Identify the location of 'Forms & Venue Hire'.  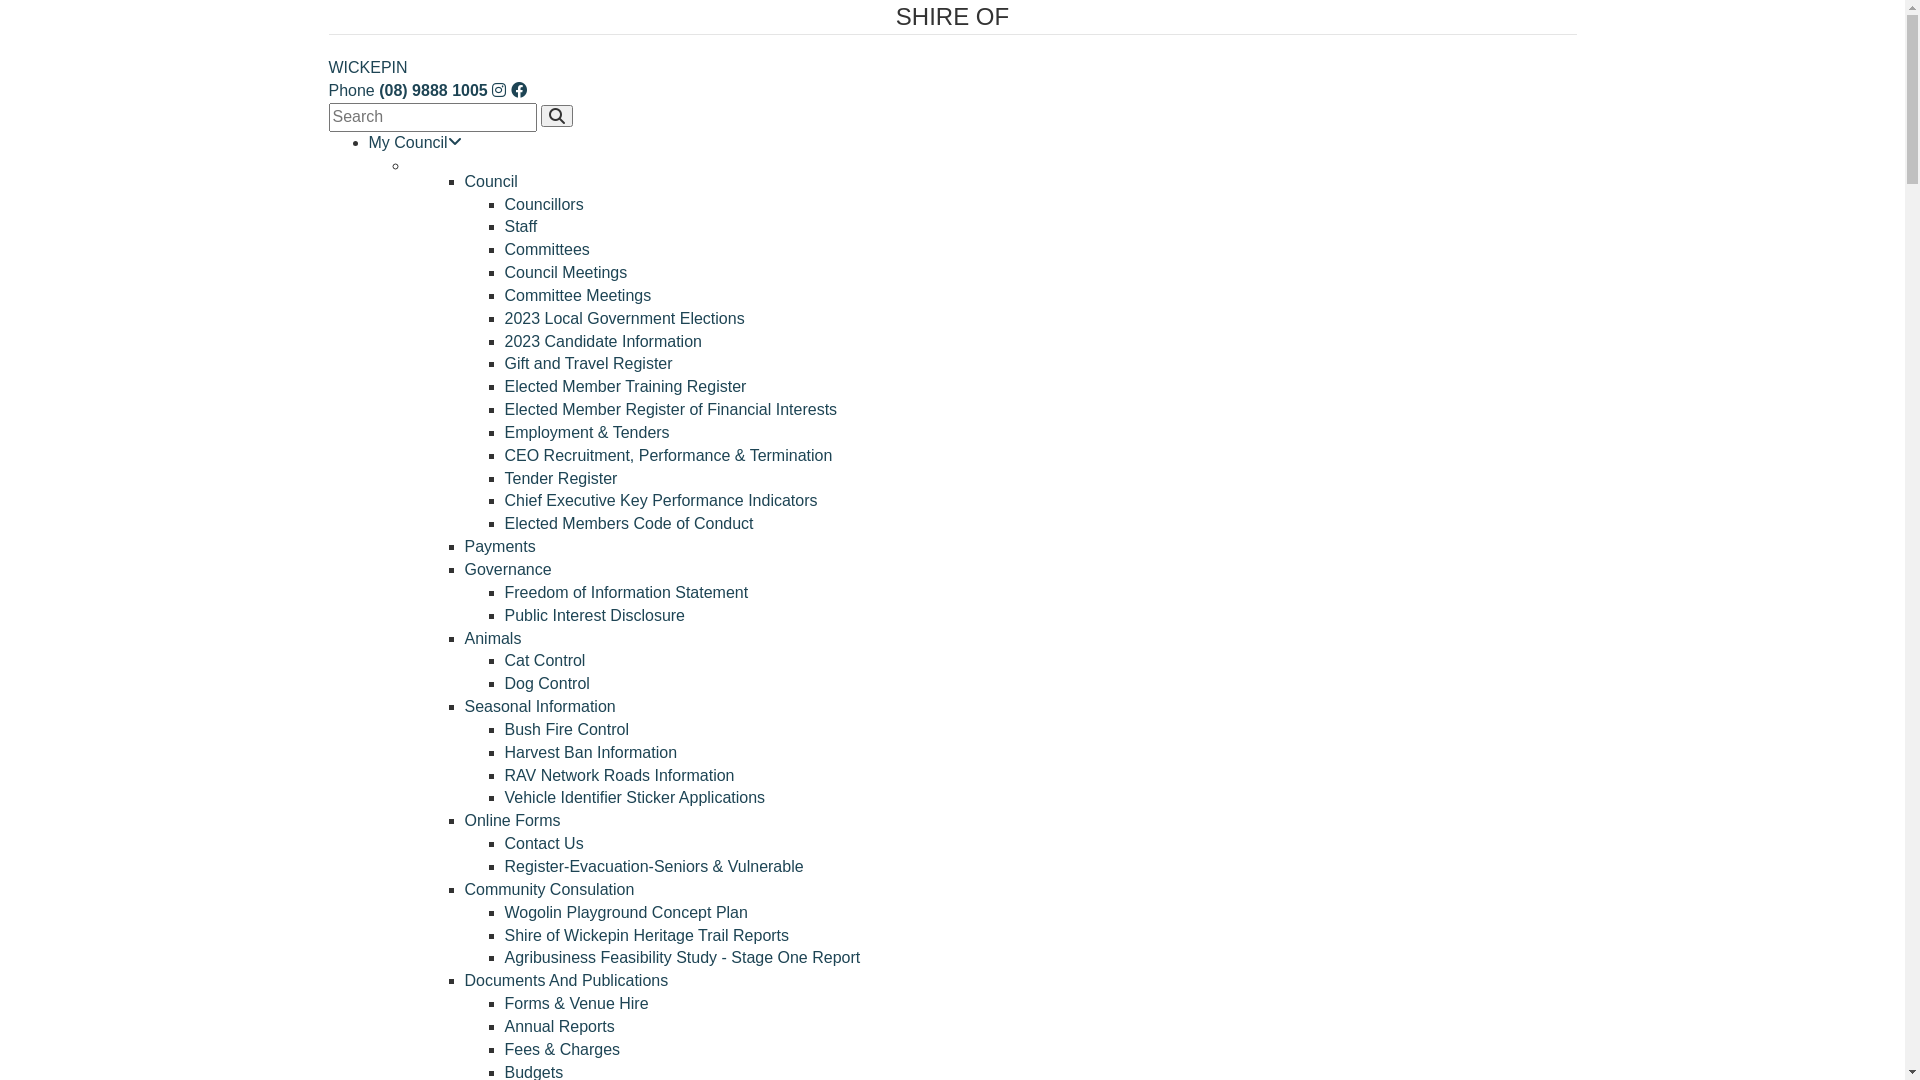
(575, 1003).